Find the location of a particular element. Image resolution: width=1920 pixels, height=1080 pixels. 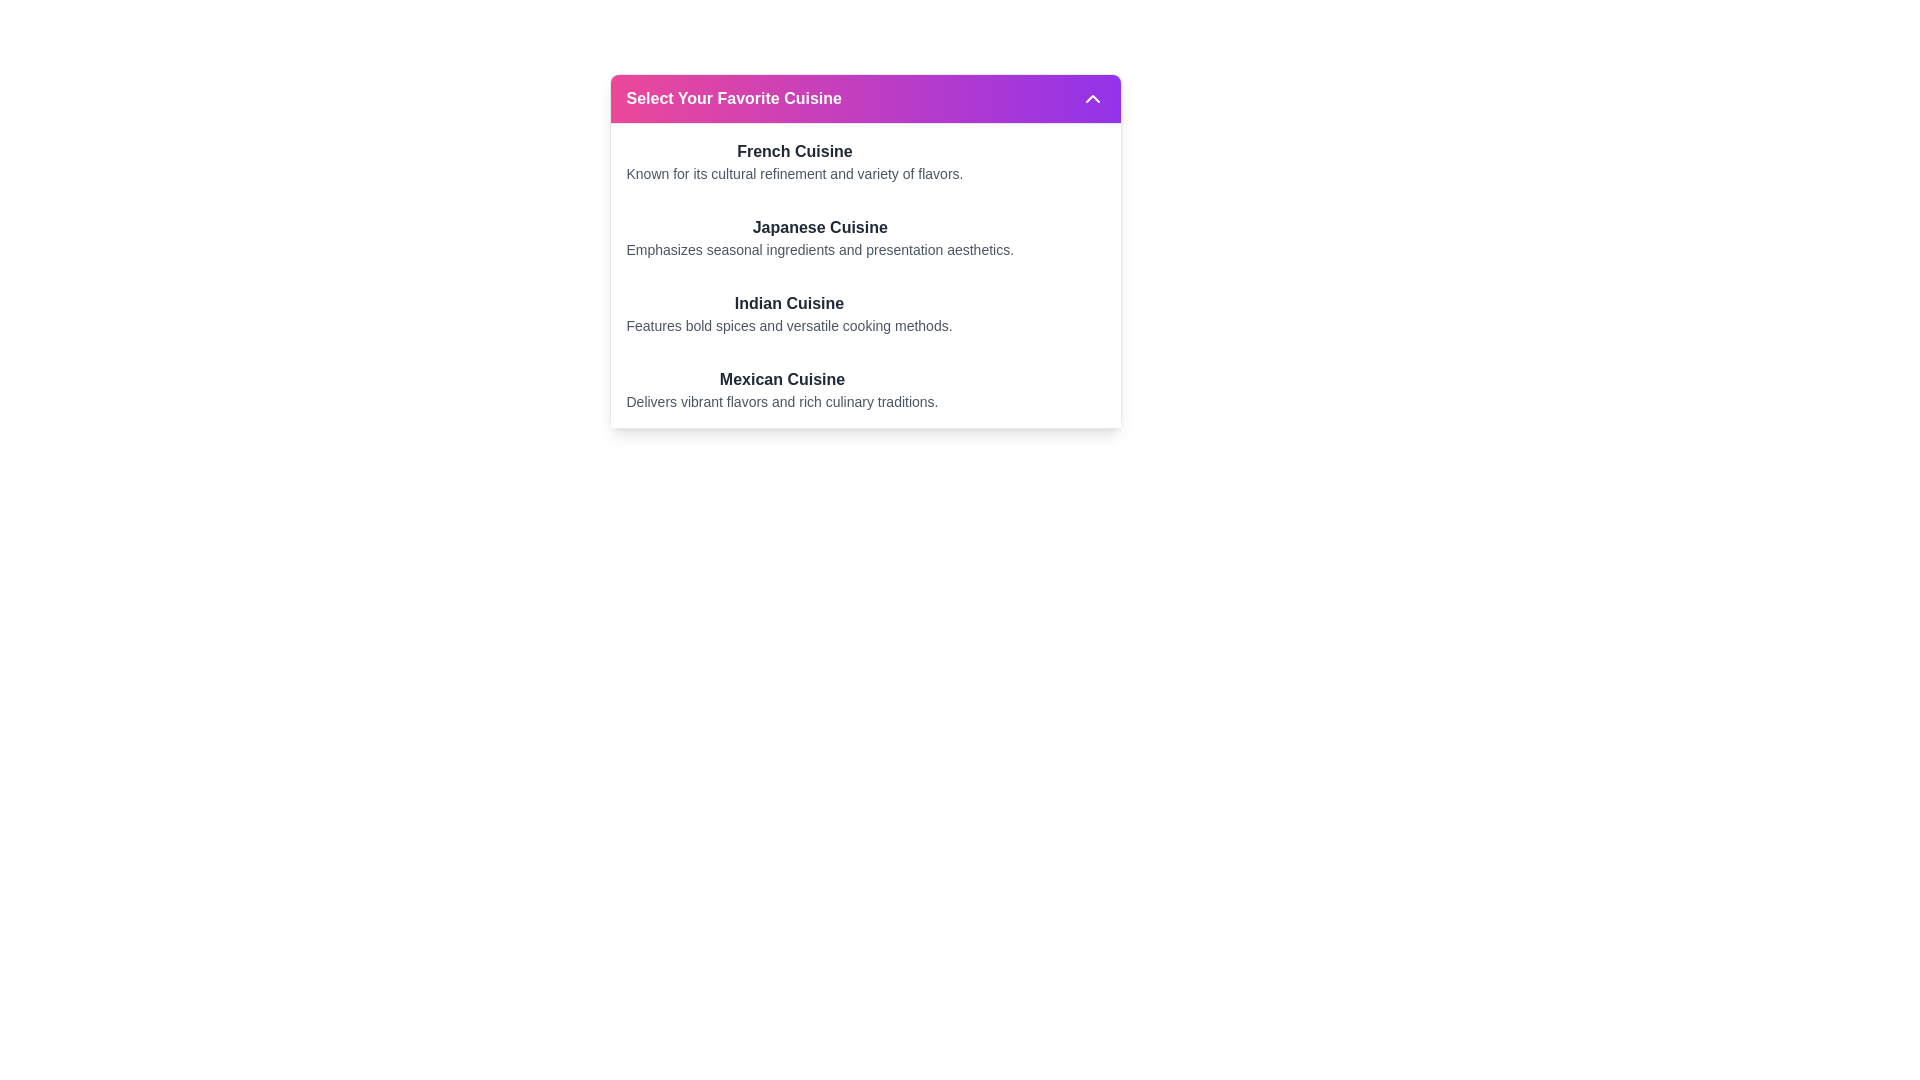

the informational block about French Cuisine, which is the first item in the list under 'Select Your Favorite Cuisine.' is located at coordinates (865, 161).